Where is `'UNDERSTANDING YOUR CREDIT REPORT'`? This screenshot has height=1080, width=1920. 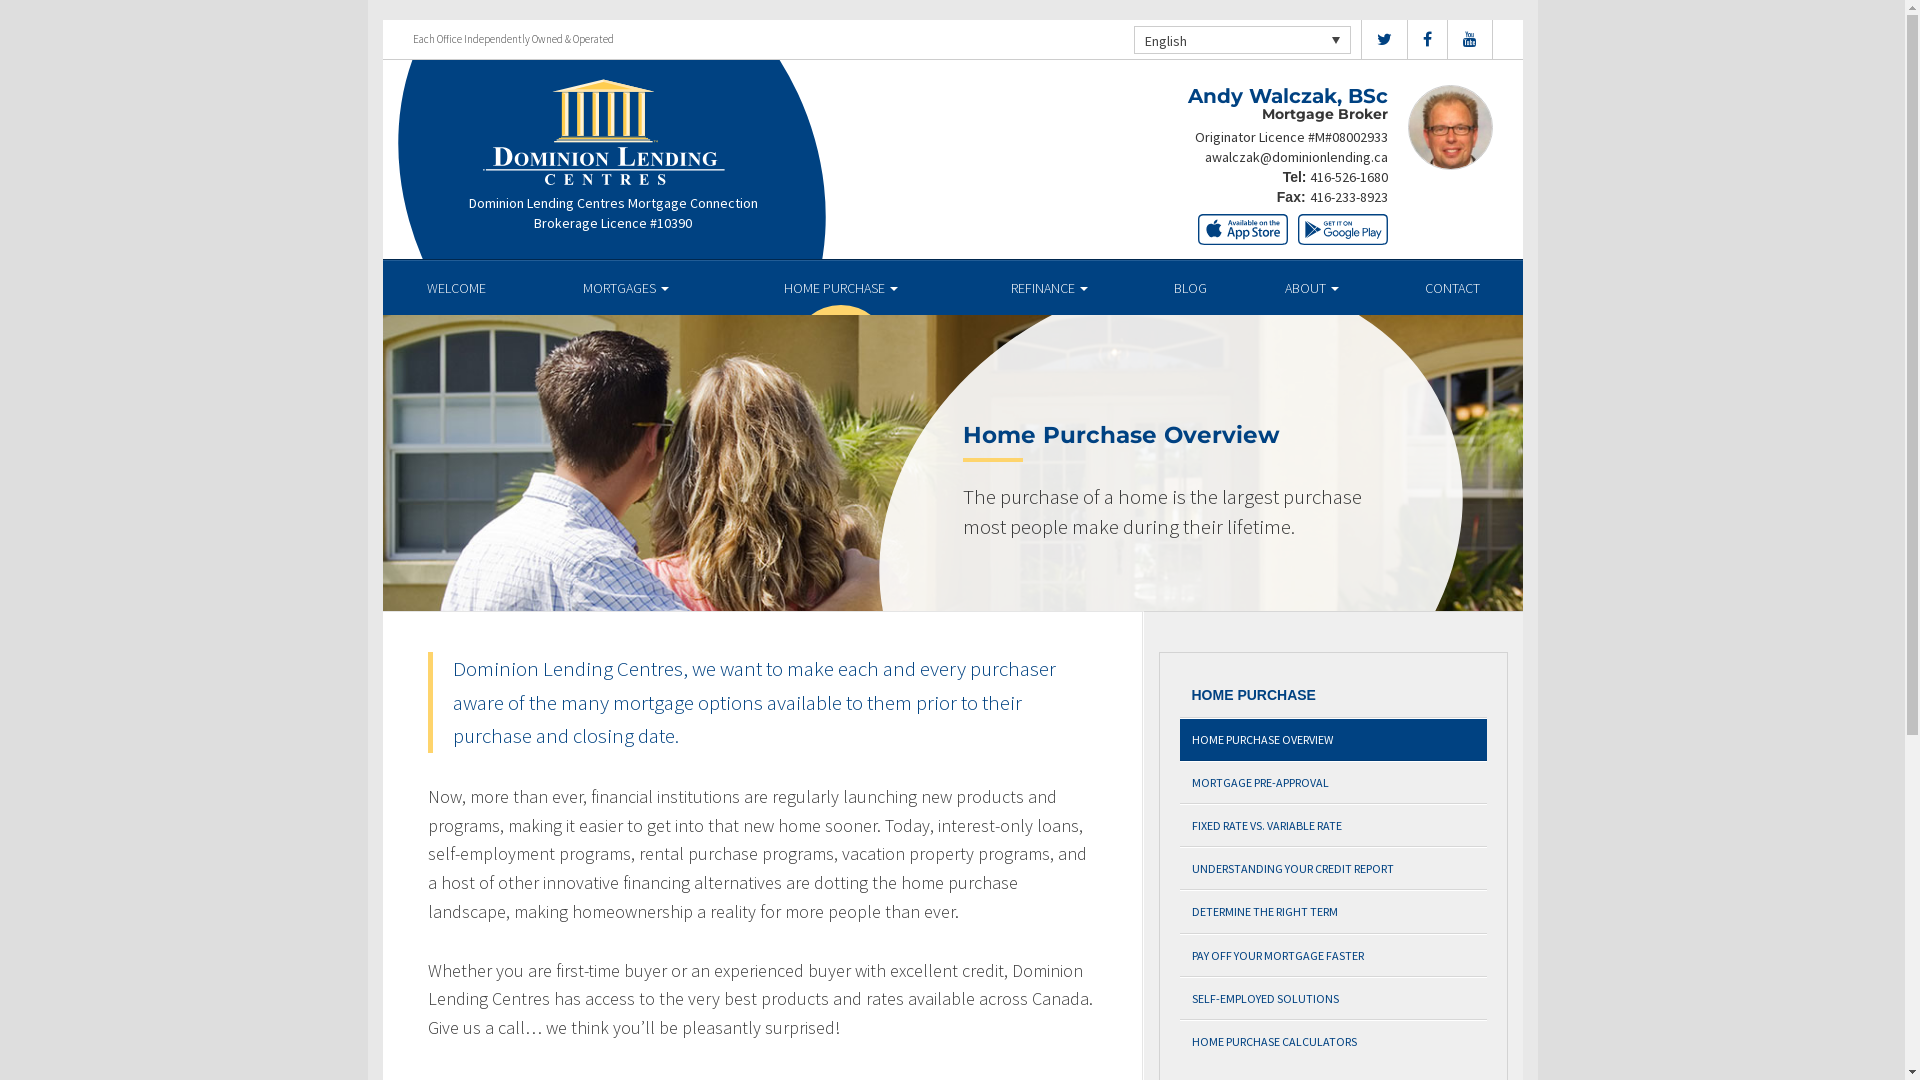 'UNDERSTANDING YOUR CREDIT REPORT' is located at coordinates (1333, 867).